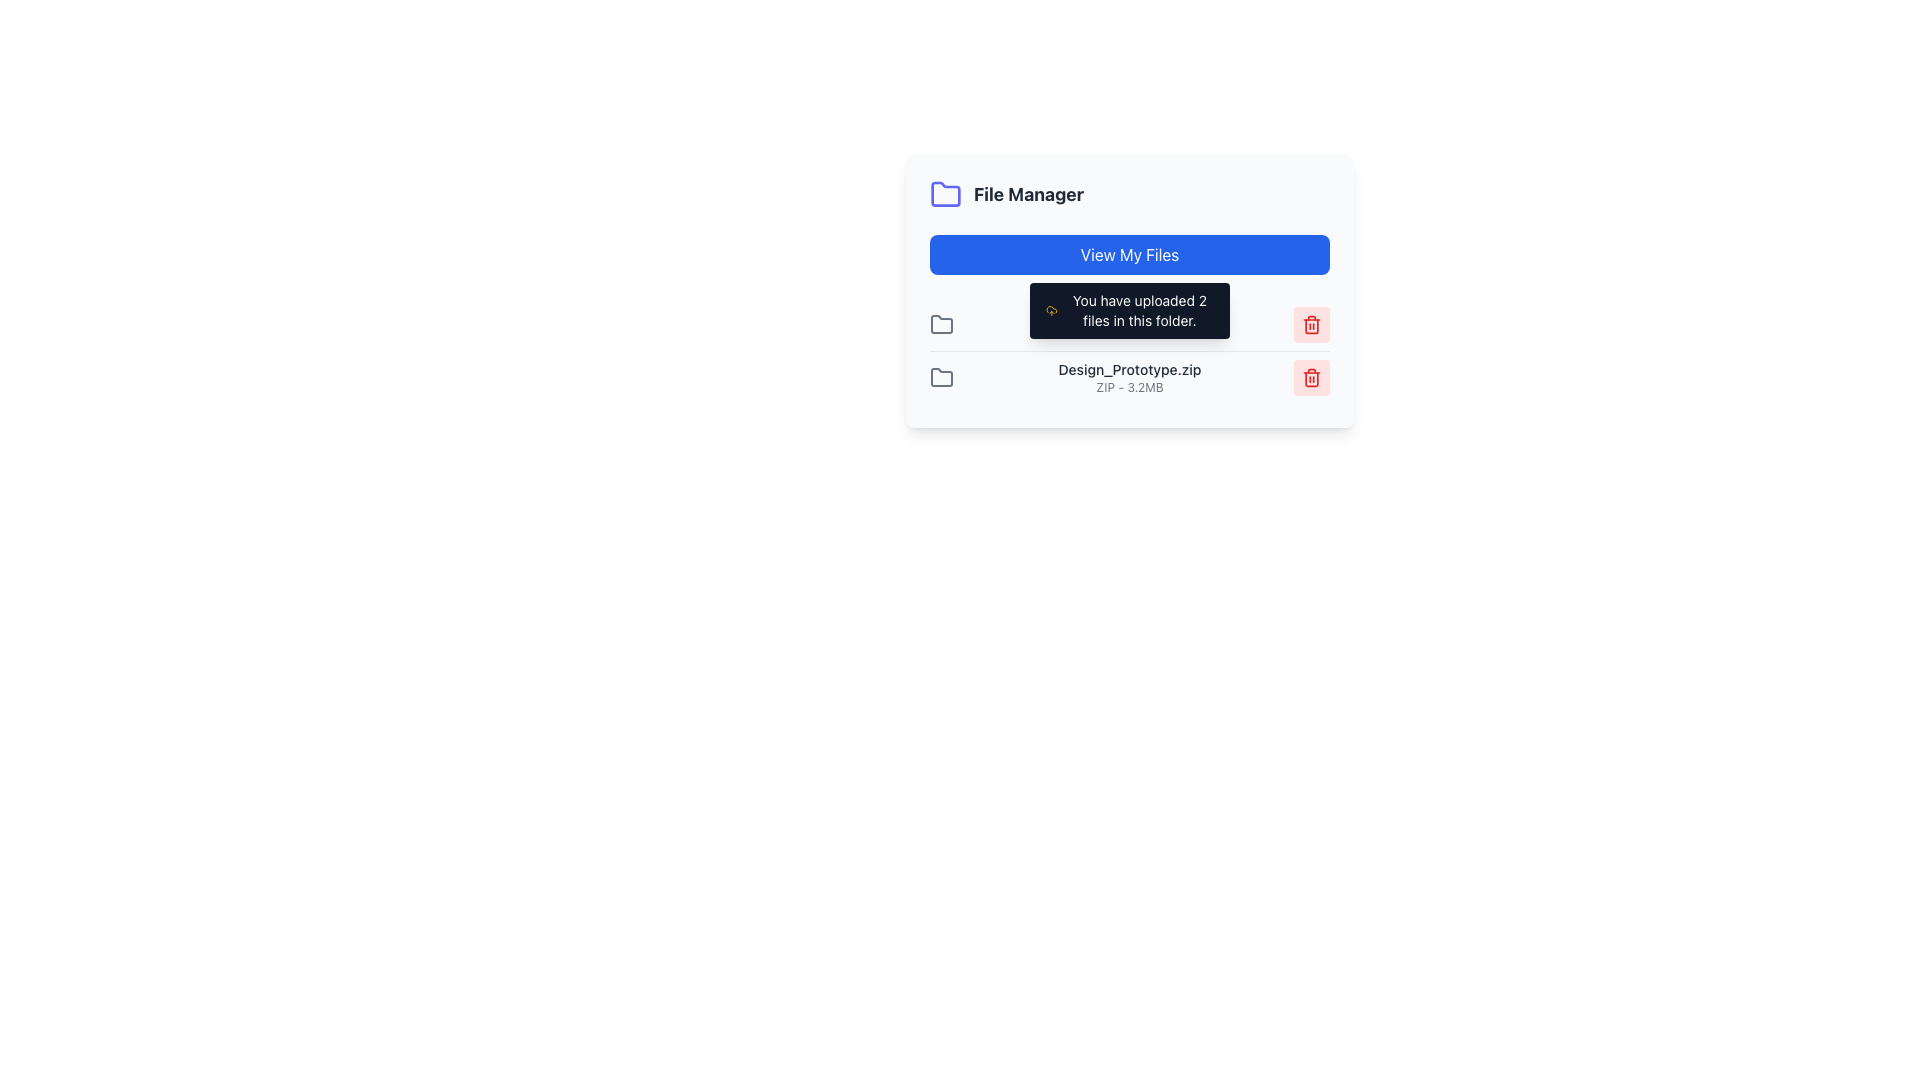  Describe the element at coordinates (940, 323) in the screenshot. I see `the folder icon located in the 'File Manager' section, which is situated on the left side of the top-level row, adjacent to the text 'File Manager'` at that location.